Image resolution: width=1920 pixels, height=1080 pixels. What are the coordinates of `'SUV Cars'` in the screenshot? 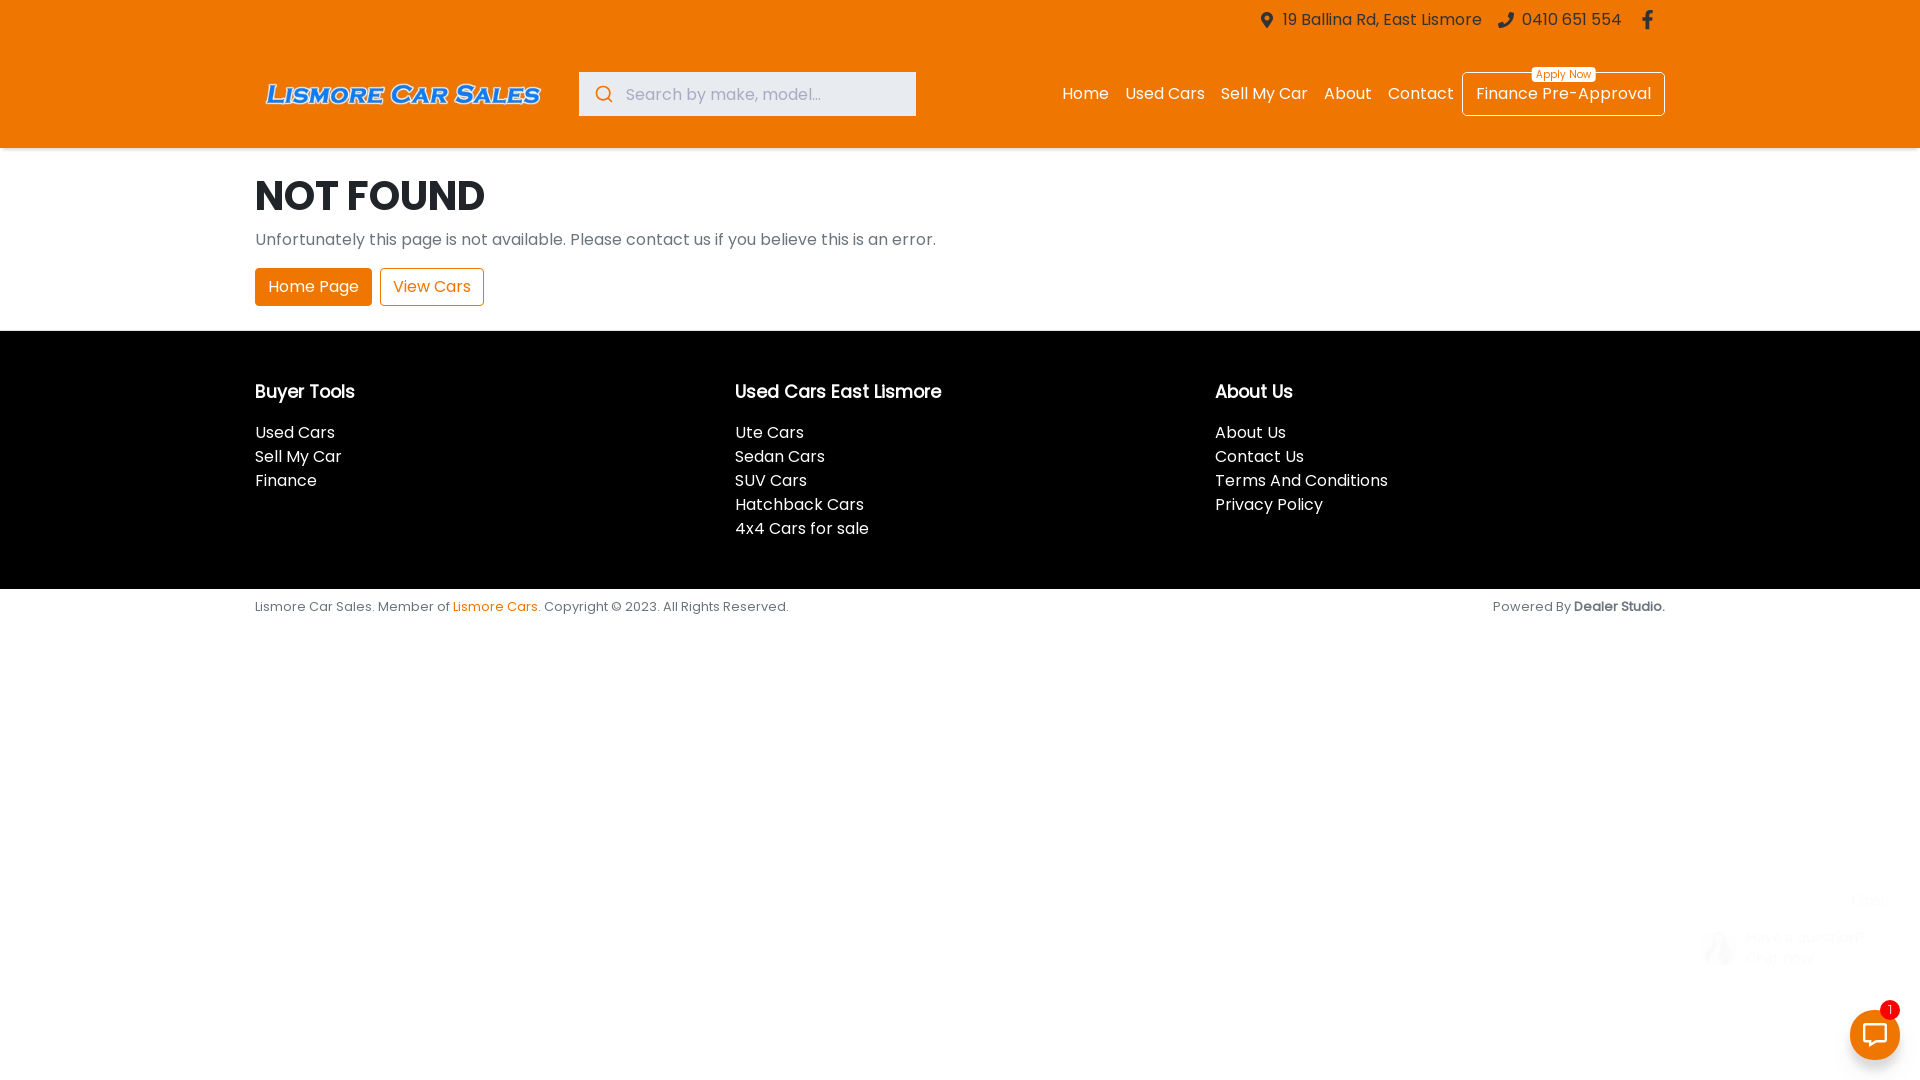 It's located at (770, 480).